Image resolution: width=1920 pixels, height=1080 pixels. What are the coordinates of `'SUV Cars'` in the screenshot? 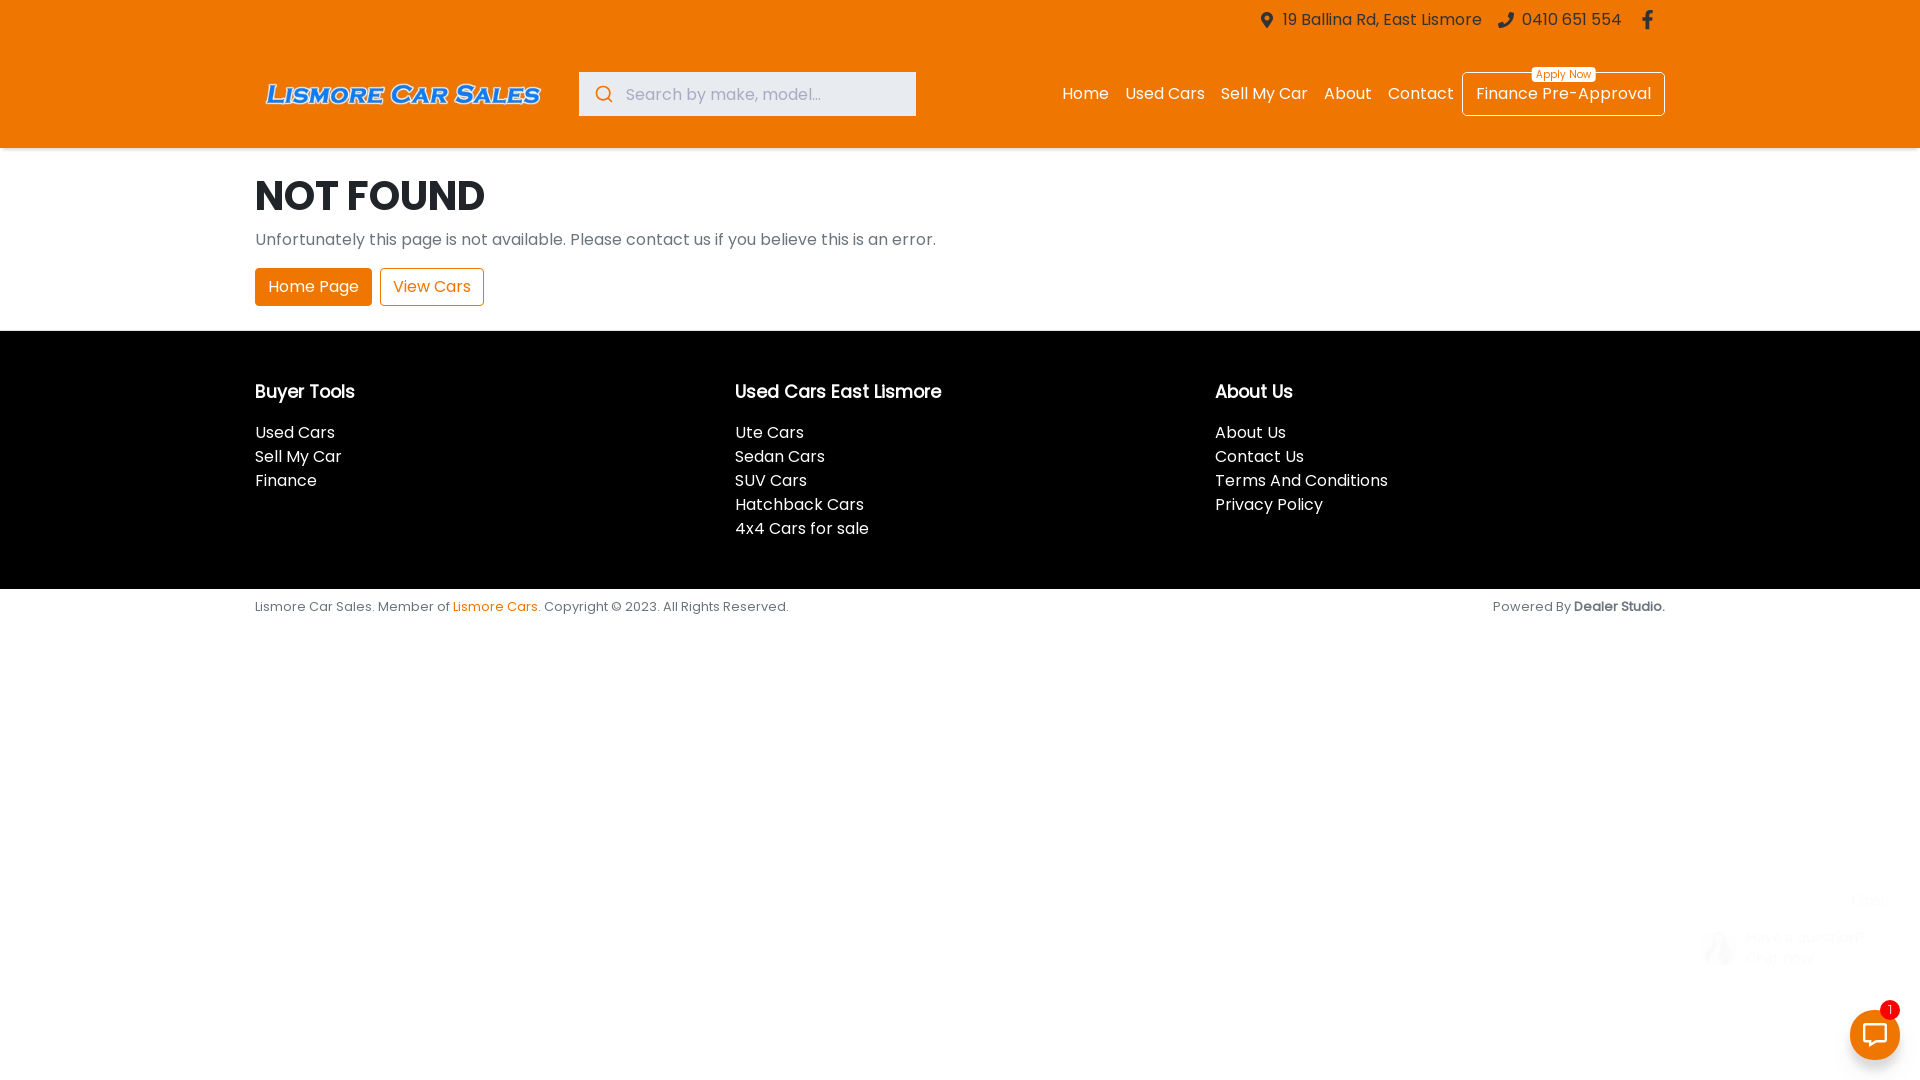 It's located at (770, 480).